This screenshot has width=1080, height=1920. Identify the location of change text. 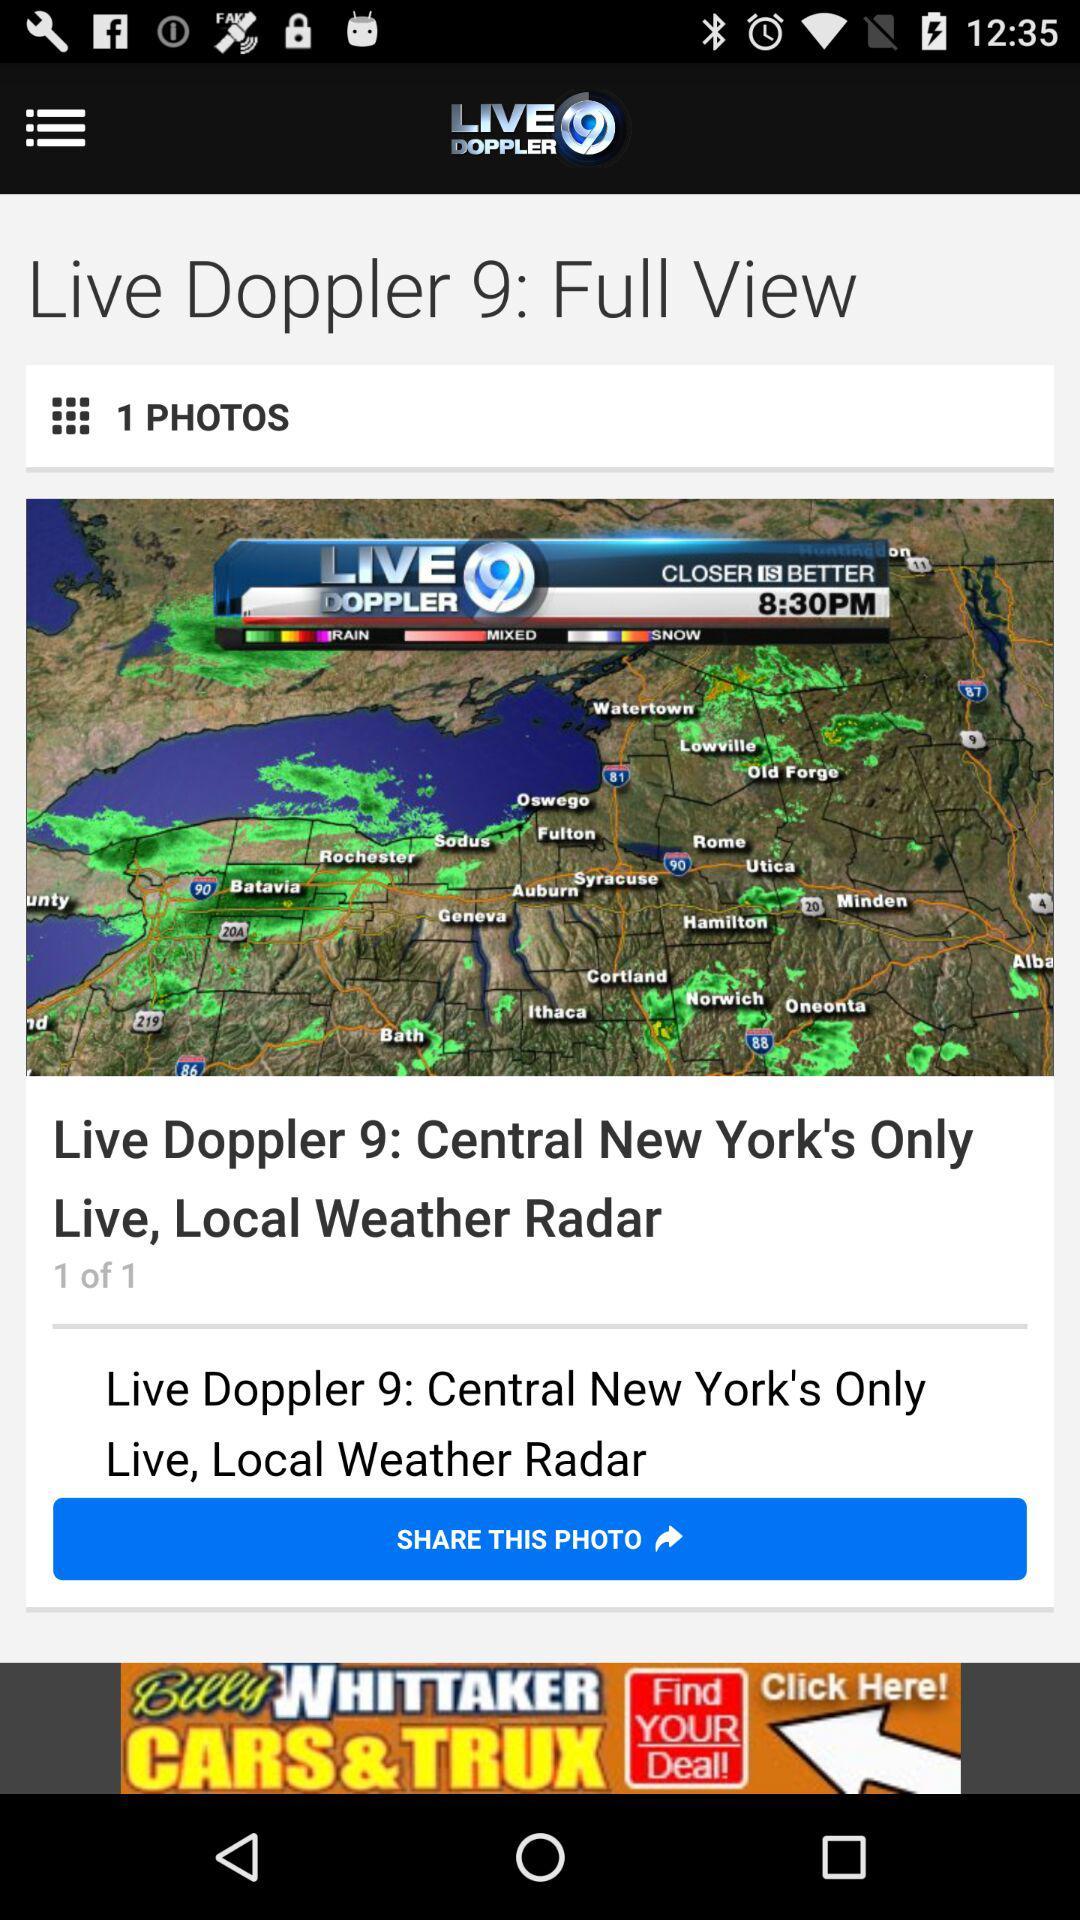
(540, 1425).